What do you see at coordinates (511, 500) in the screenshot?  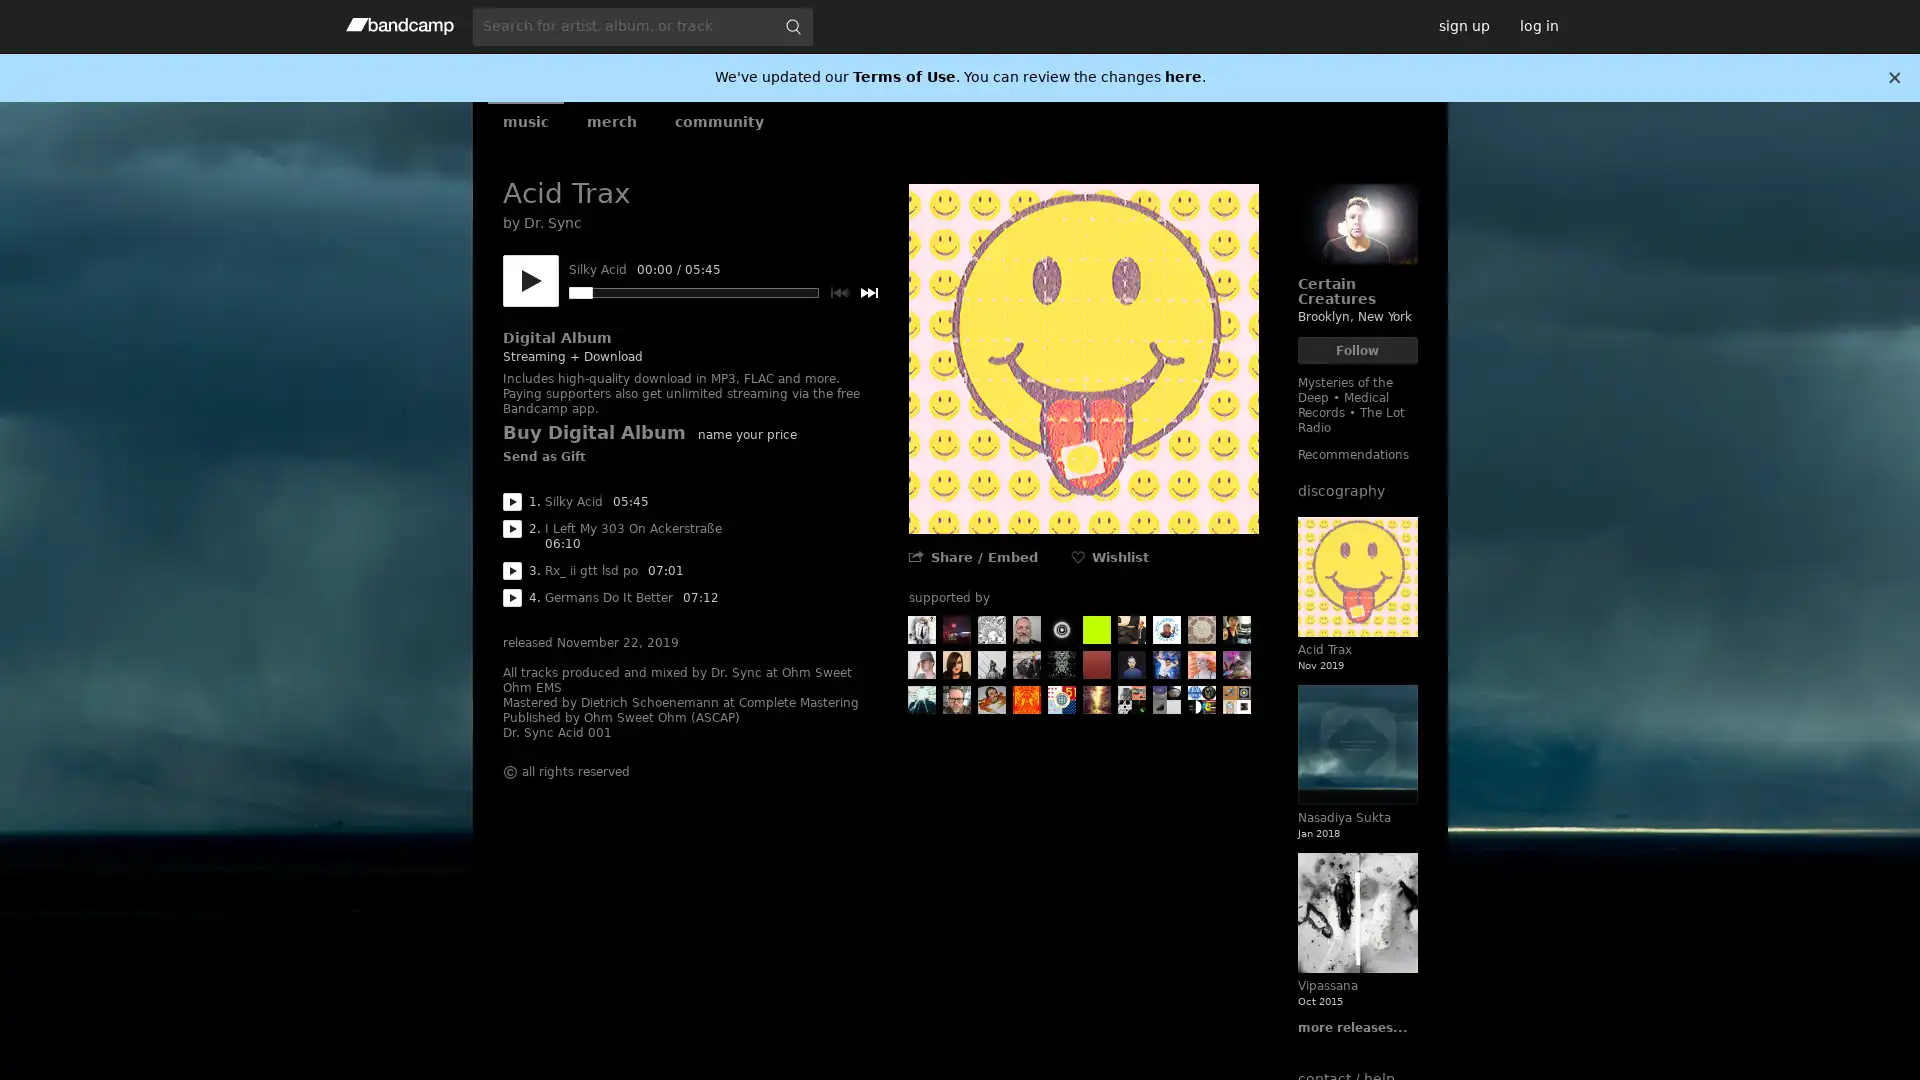 I see `Play Silky Acid` at bounding box center [511, 500].